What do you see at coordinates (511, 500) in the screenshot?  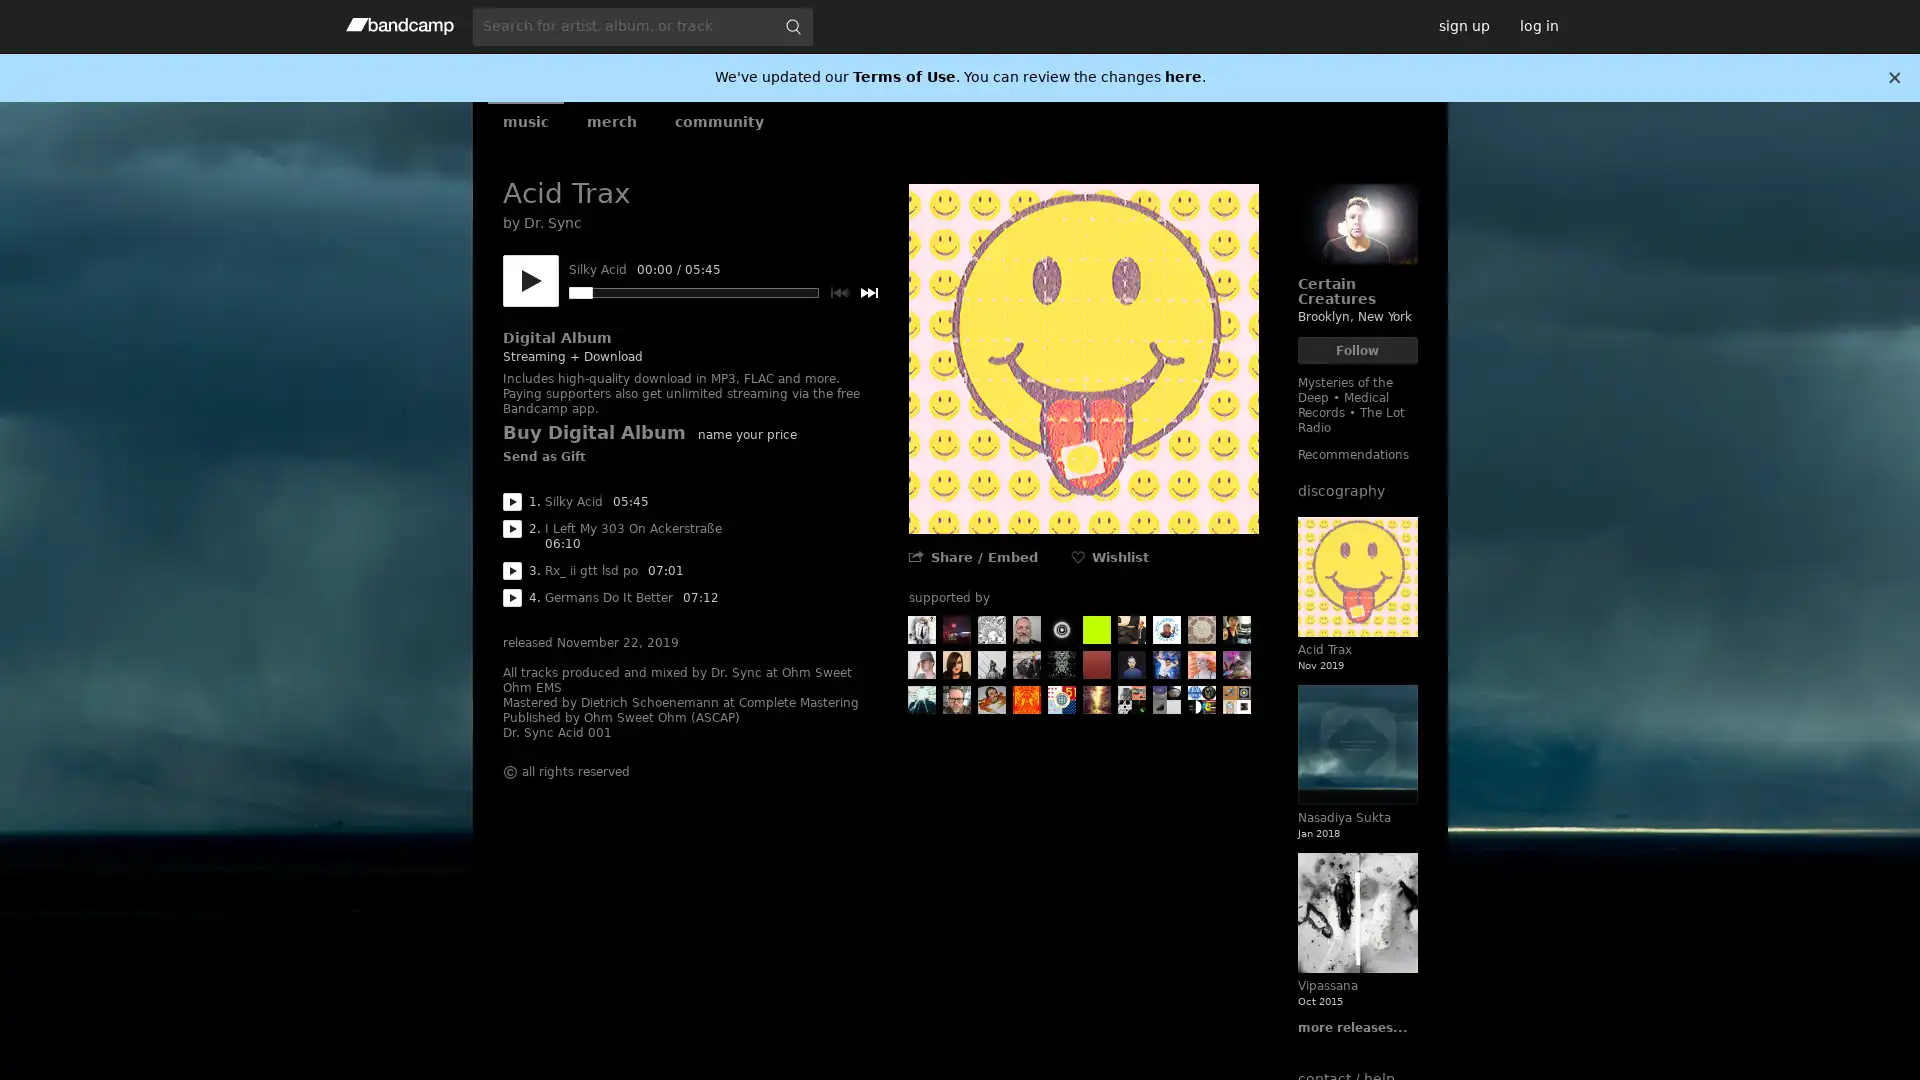 I see `Play Silky Acid` at bounding box center [511, 500].